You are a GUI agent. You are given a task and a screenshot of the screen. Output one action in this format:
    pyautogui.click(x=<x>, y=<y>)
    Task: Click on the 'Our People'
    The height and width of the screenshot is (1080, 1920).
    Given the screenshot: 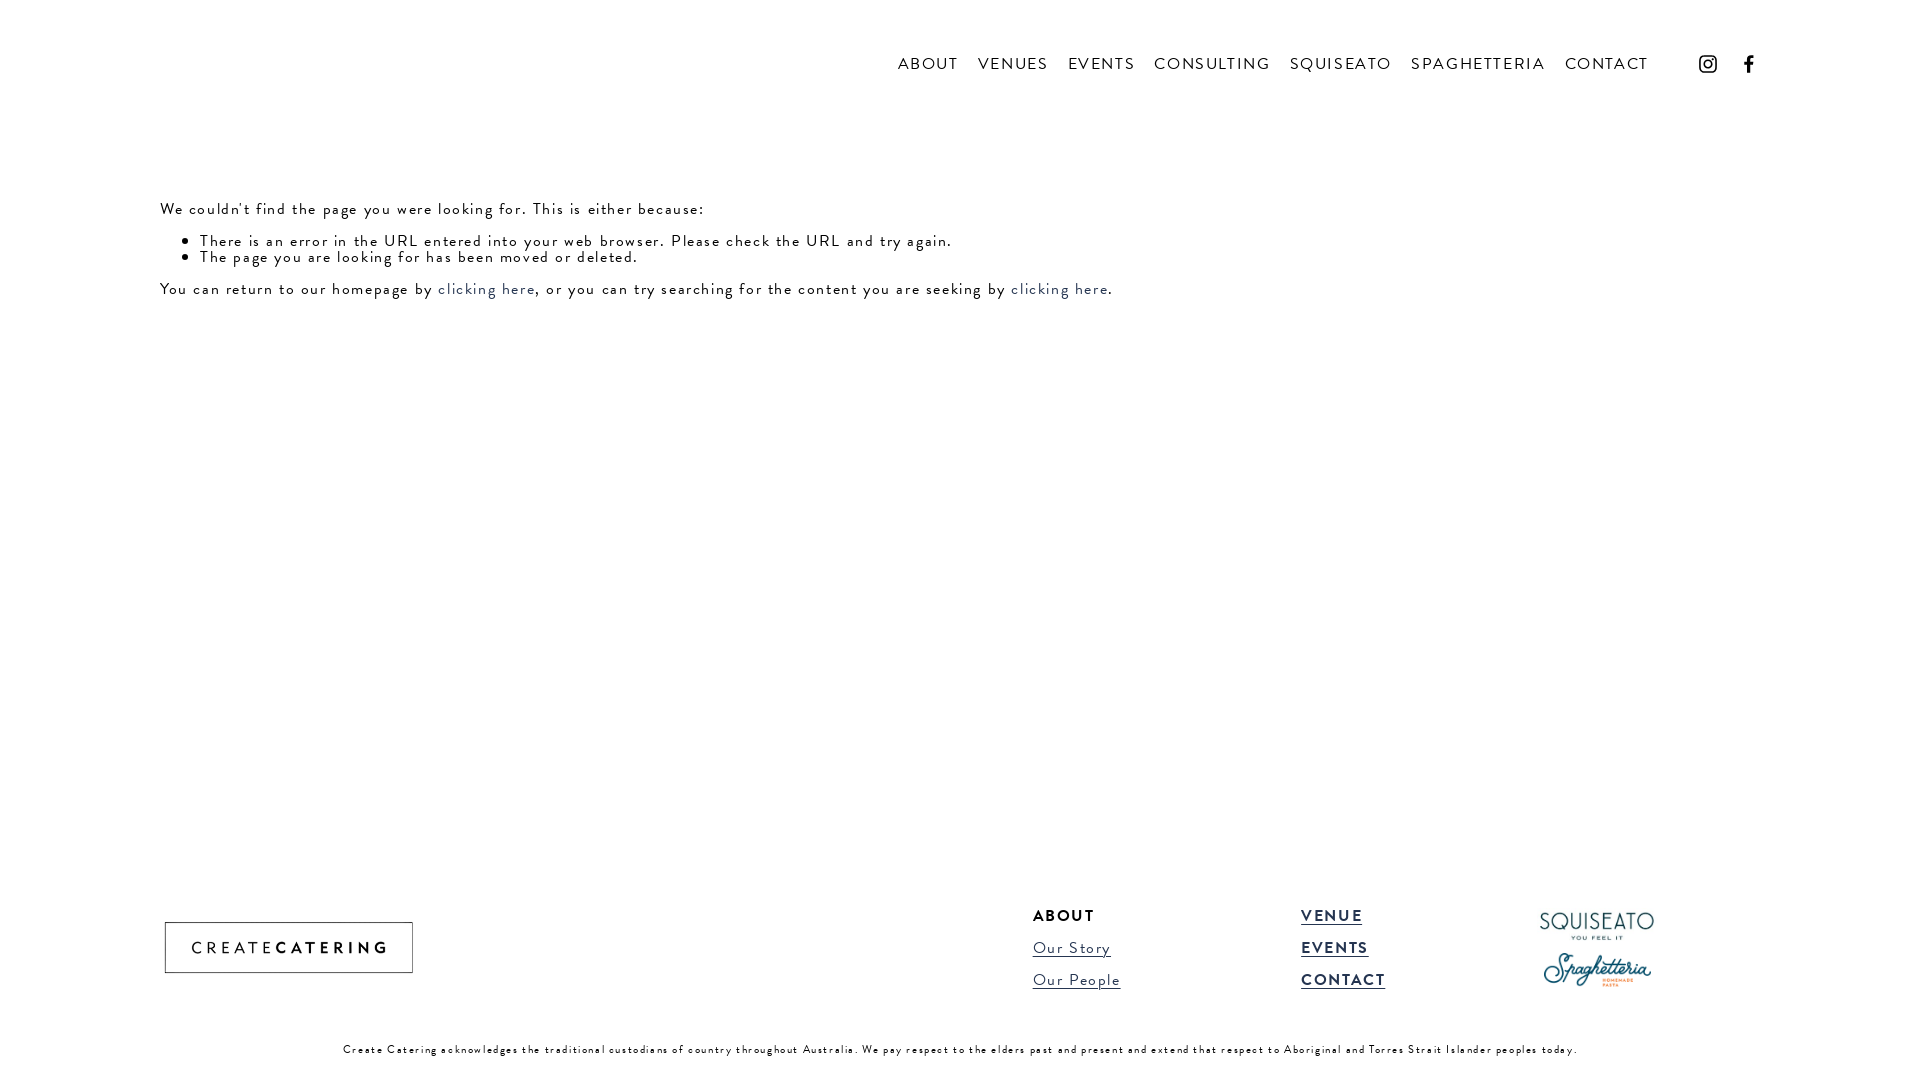 What is the action you would take?
    pyautogui.click(x=1032, y=978)
    